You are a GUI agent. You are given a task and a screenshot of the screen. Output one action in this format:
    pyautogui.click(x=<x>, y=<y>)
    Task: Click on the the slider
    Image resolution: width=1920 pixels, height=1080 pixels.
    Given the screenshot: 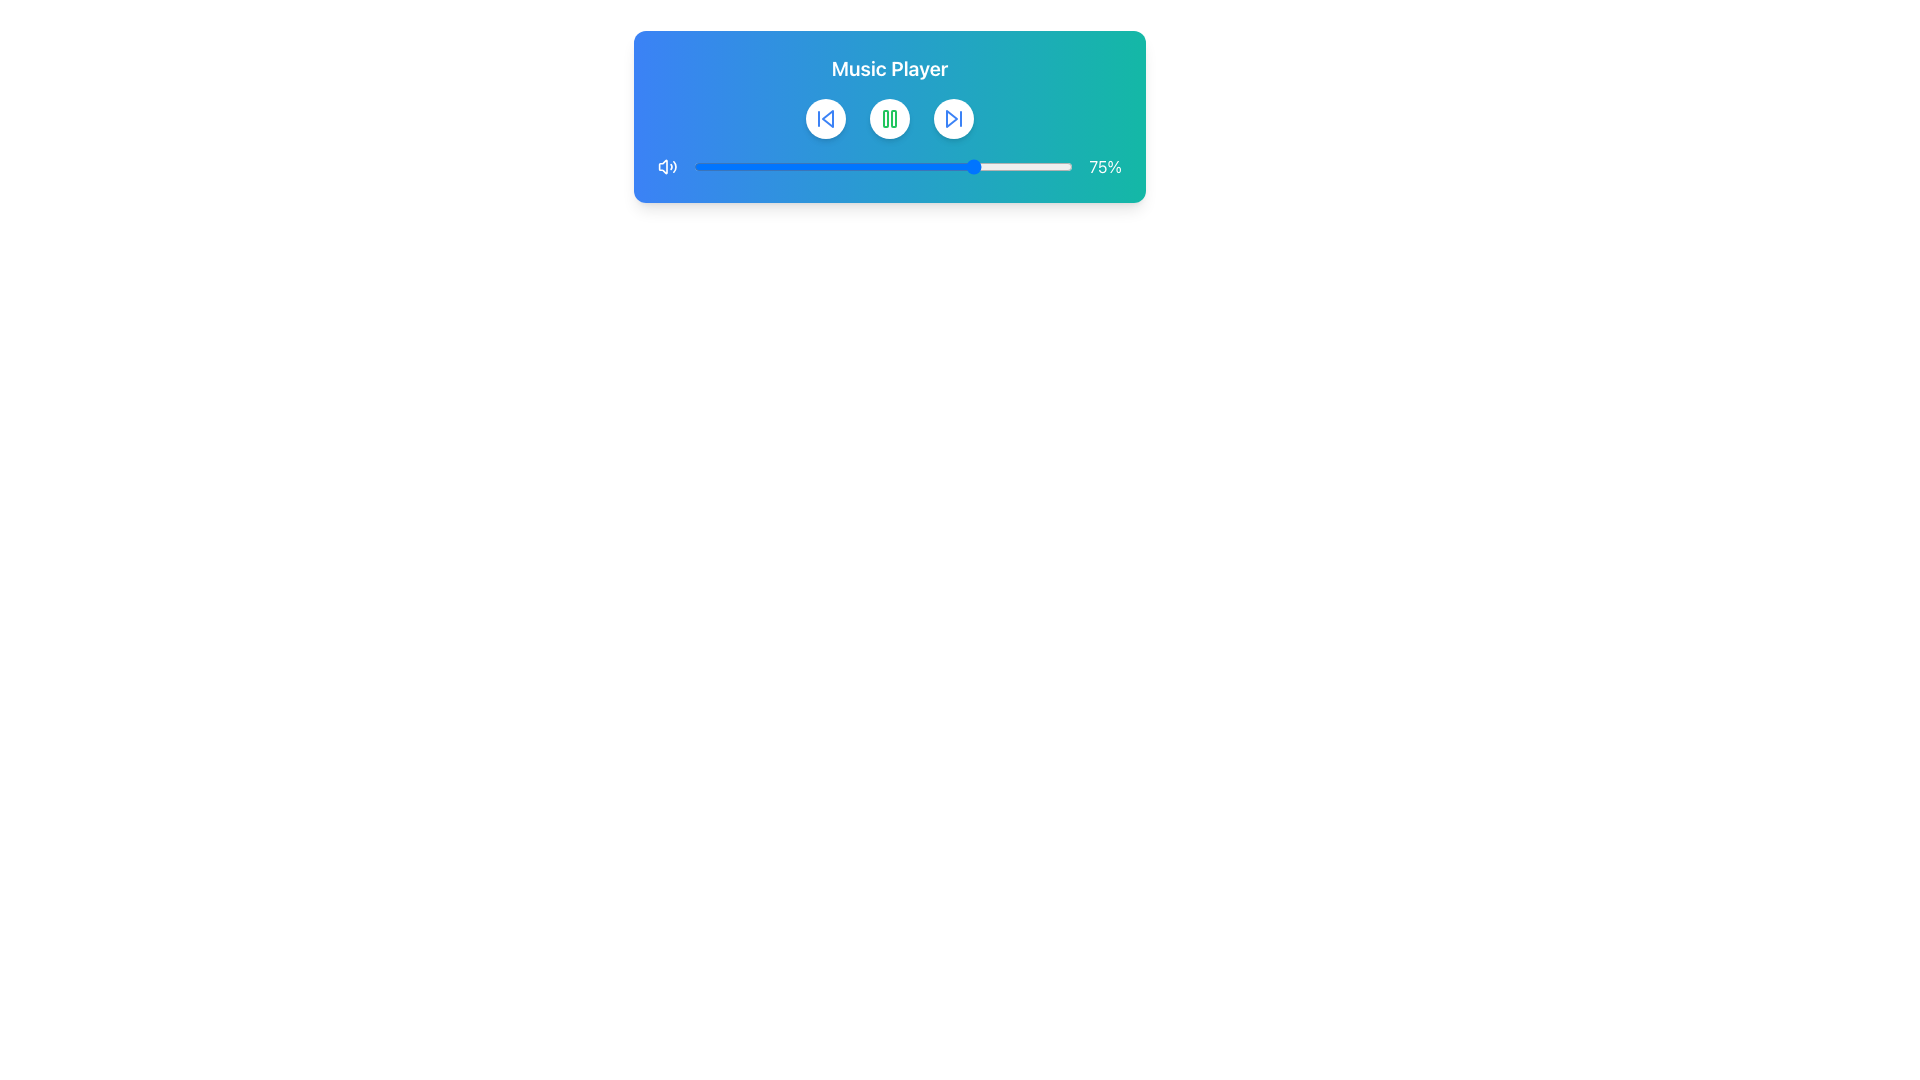 What is the action you would take?
    pyautogui.click(x=749, y=165)
    